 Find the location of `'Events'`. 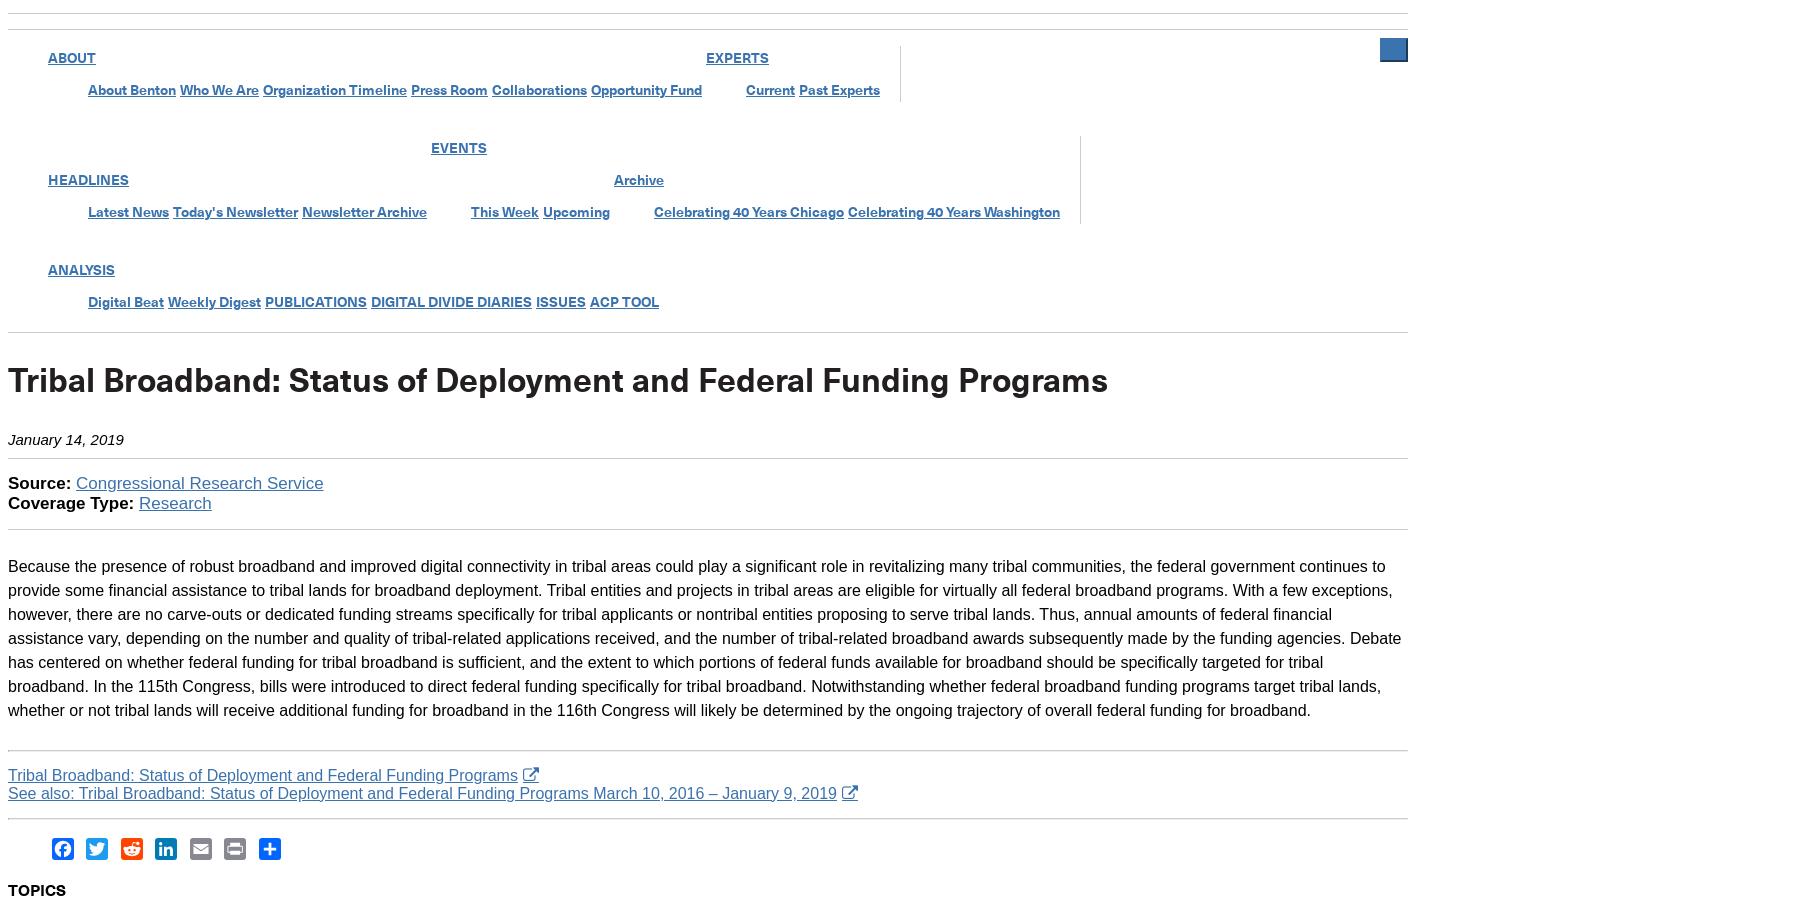

'Events' is located at coordinates (430, 148).